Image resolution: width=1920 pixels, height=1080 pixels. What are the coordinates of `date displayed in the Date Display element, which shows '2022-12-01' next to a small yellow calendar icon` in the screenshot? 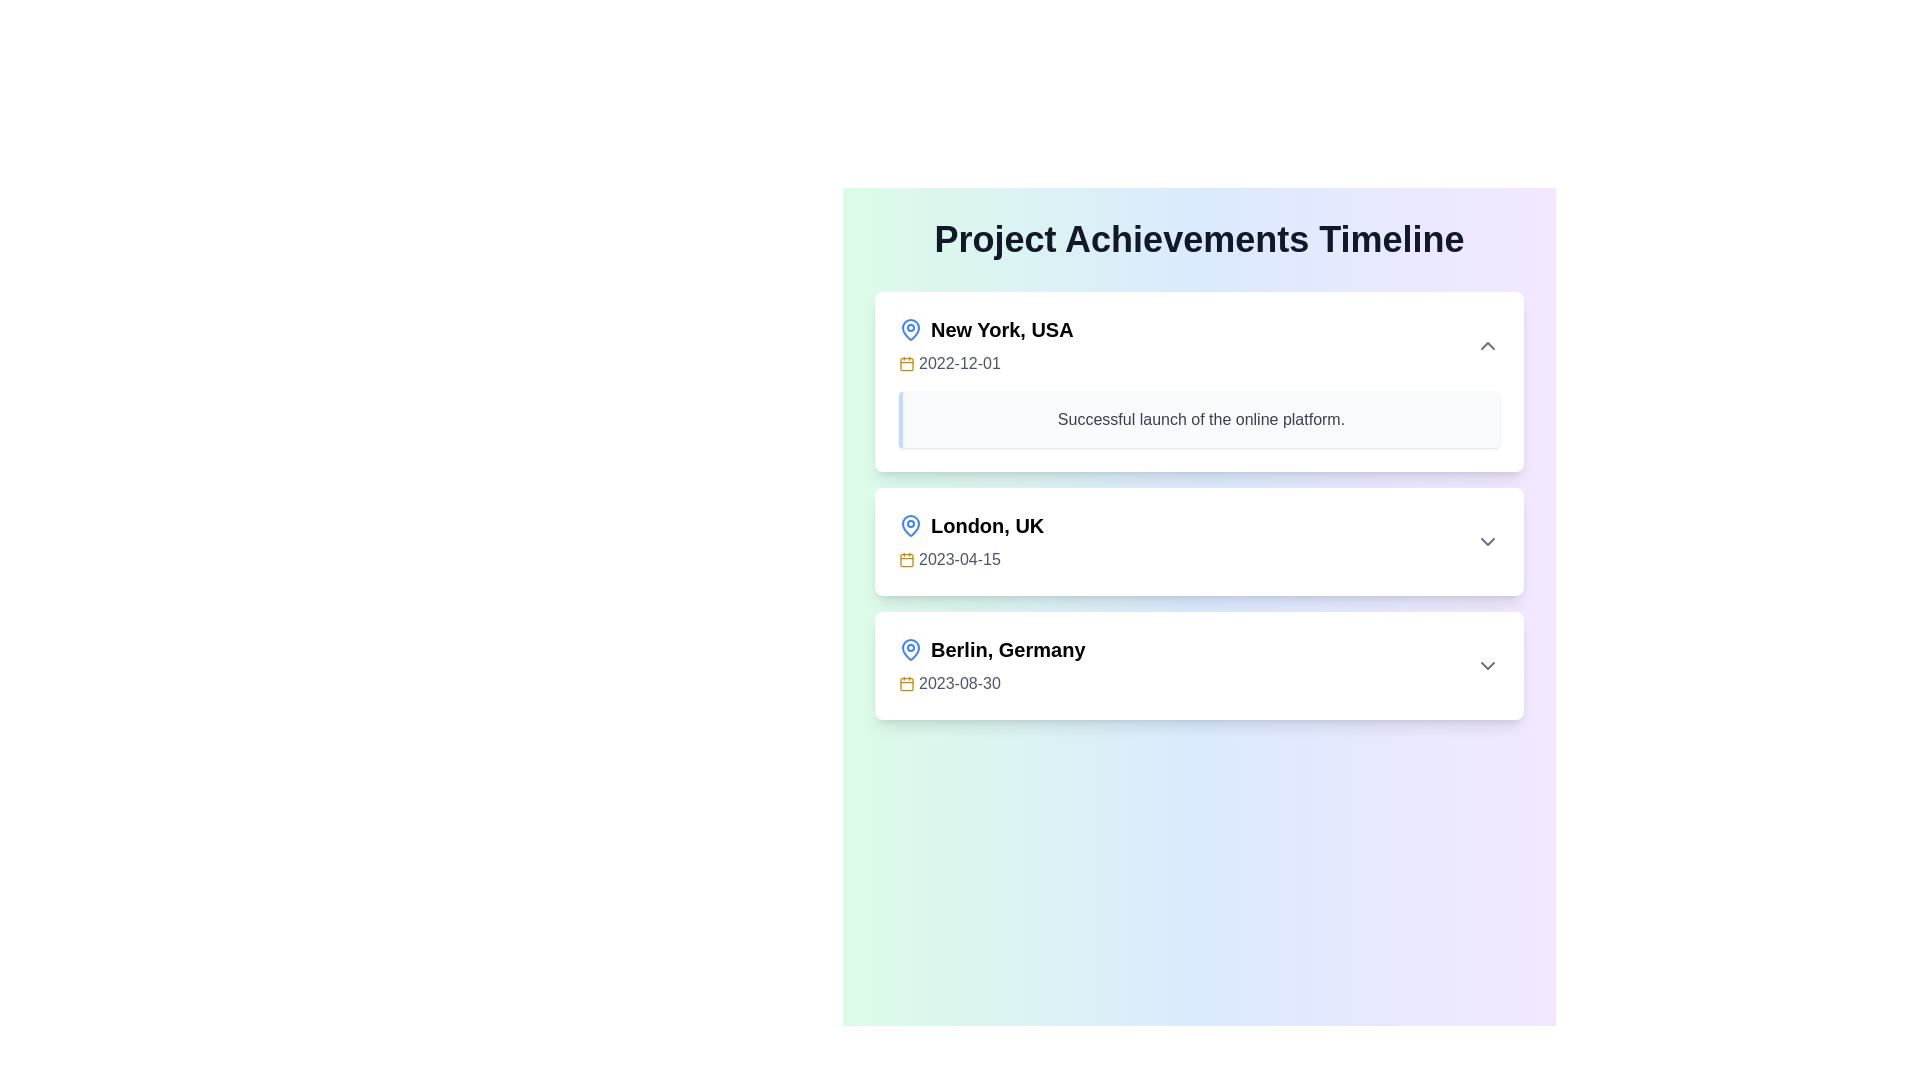 It's located at (986, 363).